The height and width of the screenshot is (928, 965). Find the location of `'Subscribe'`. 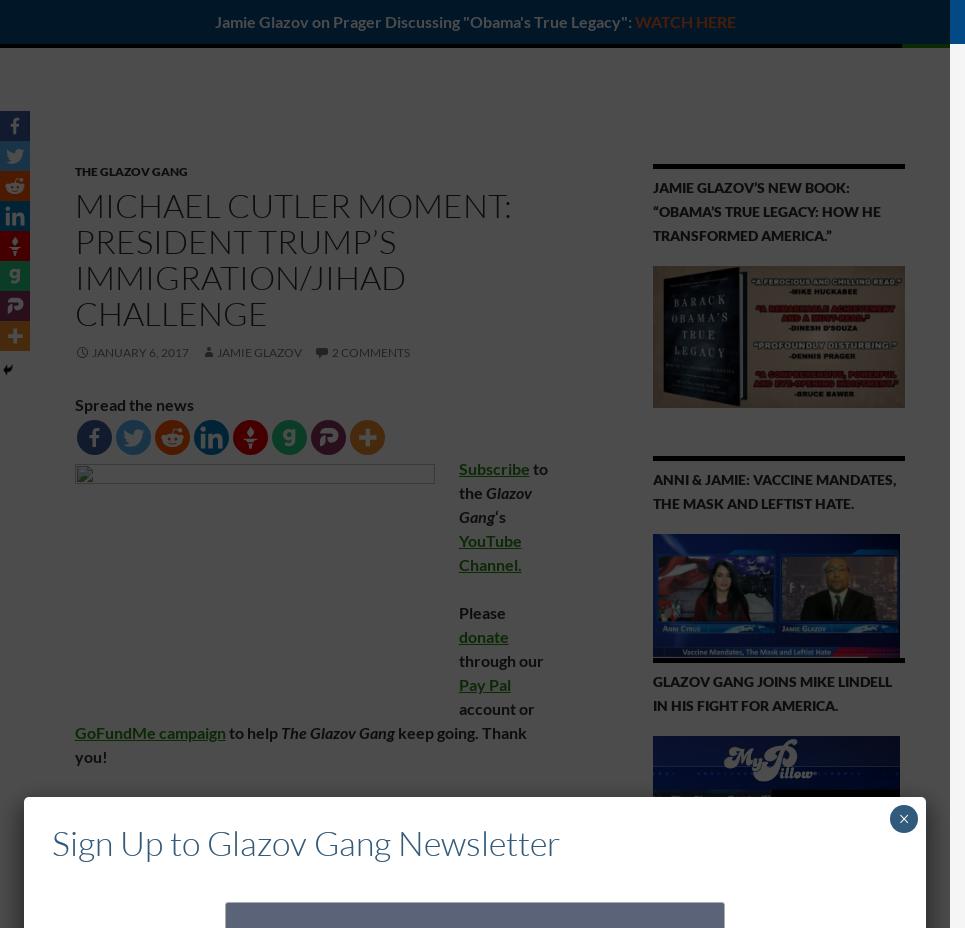

'Subscribe' is located at coordinates (493, 467).